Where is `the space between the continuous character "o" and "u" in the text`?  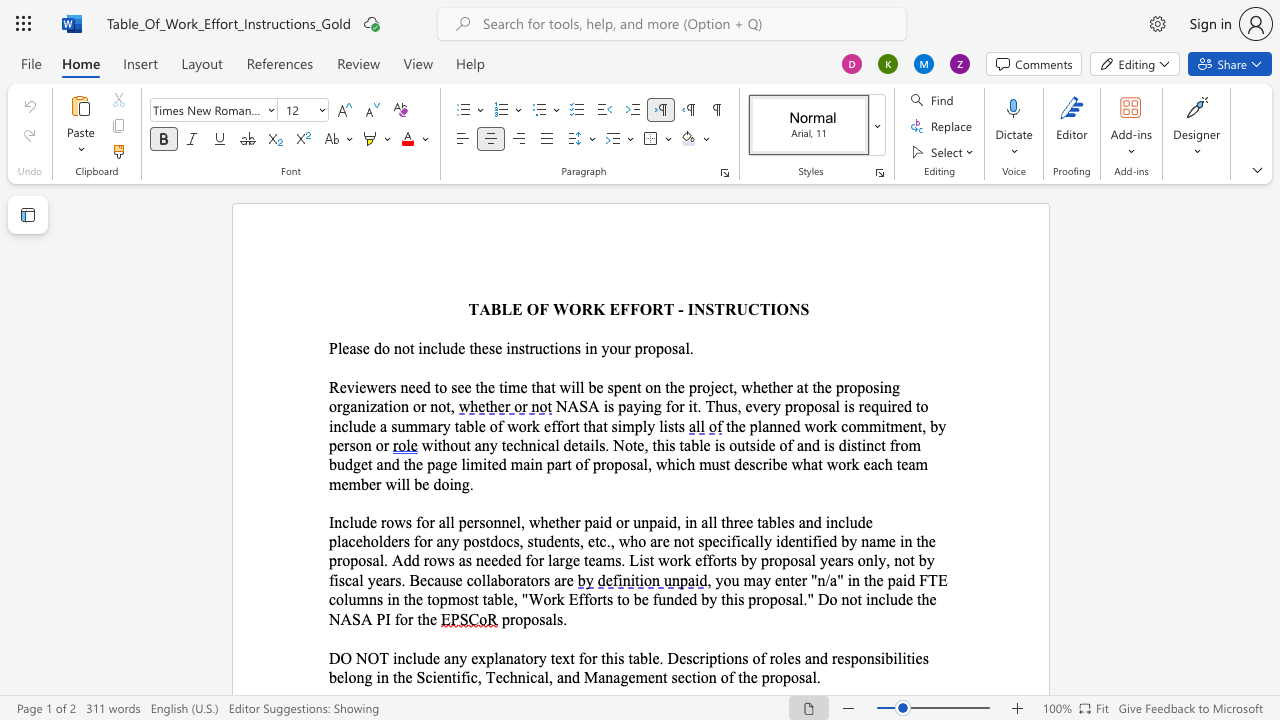
the space between the continuous character "o" and "u" in the text is located at coordinates (616, 347).